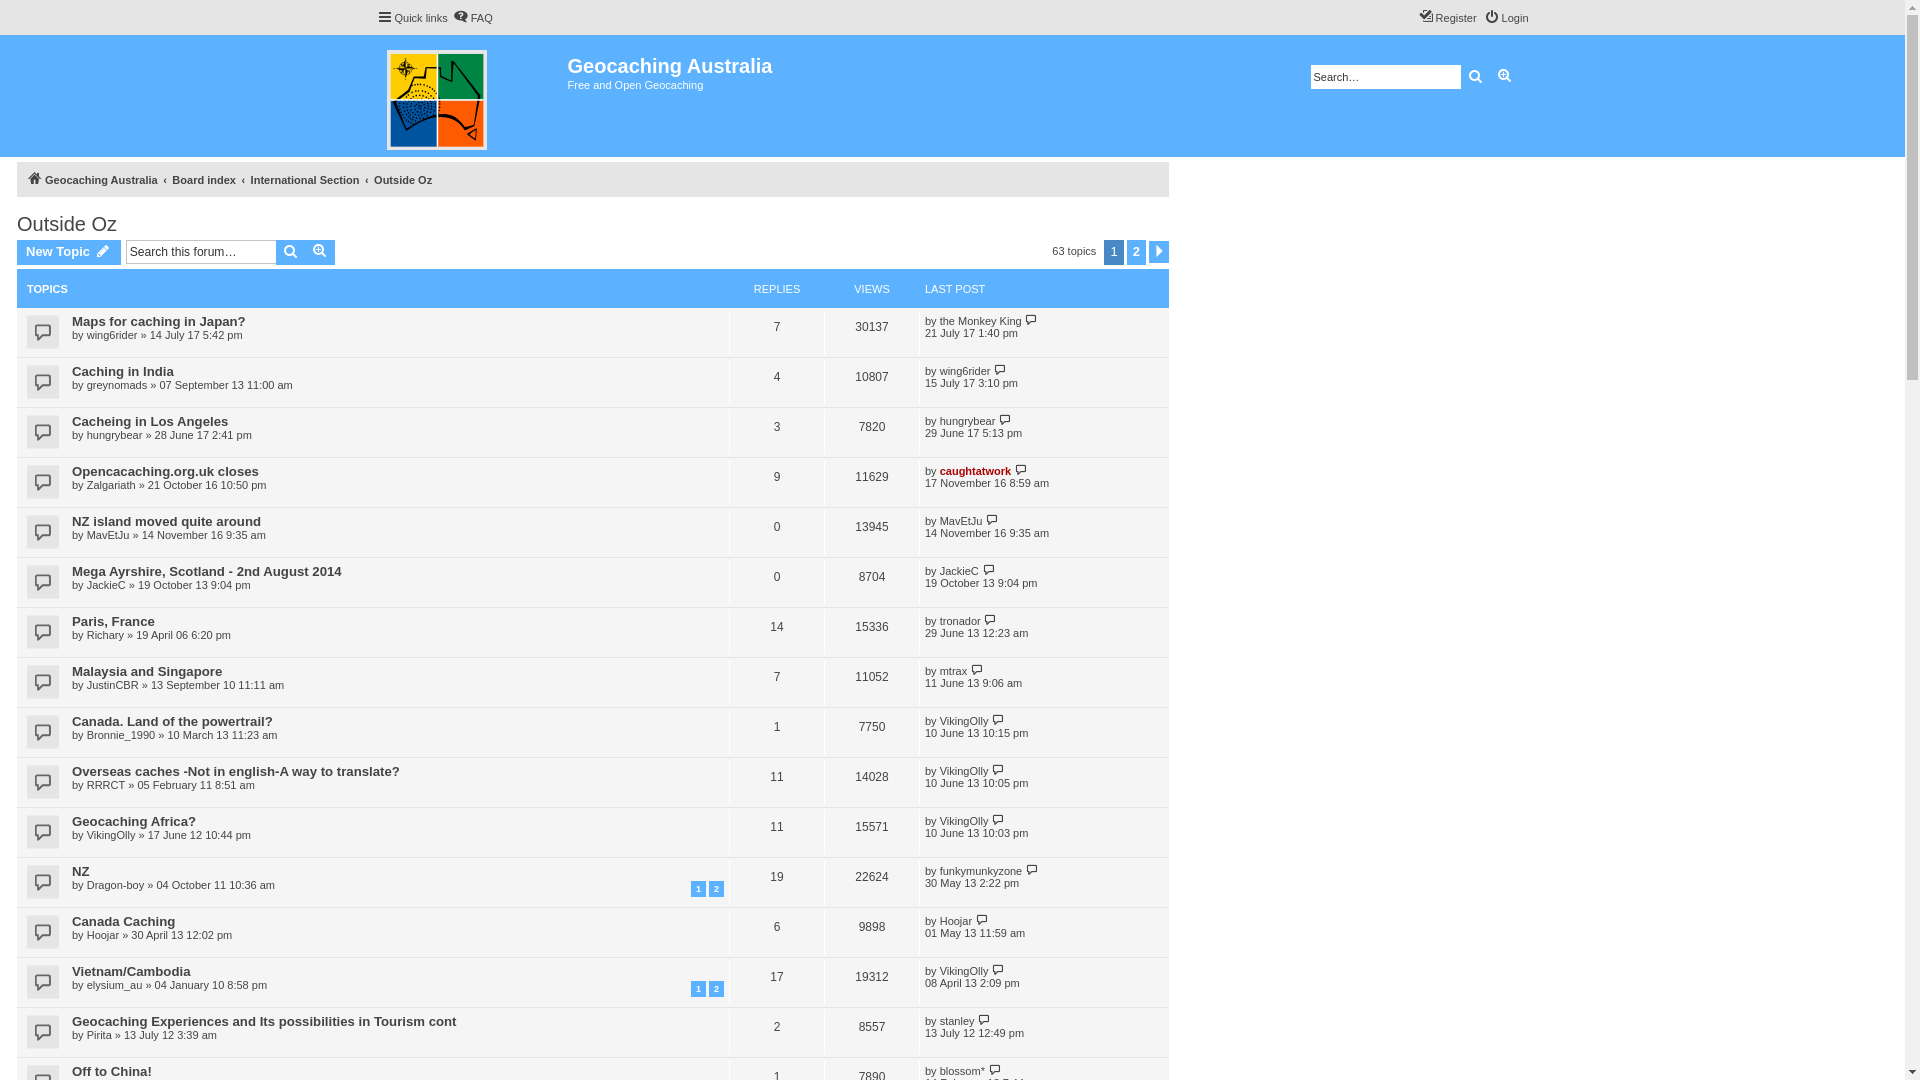 The image size is (1920, 1080). What do you see at coordinates (698, 887) in the screenshot?
I see `'1'` at bounding box center [698, 887].